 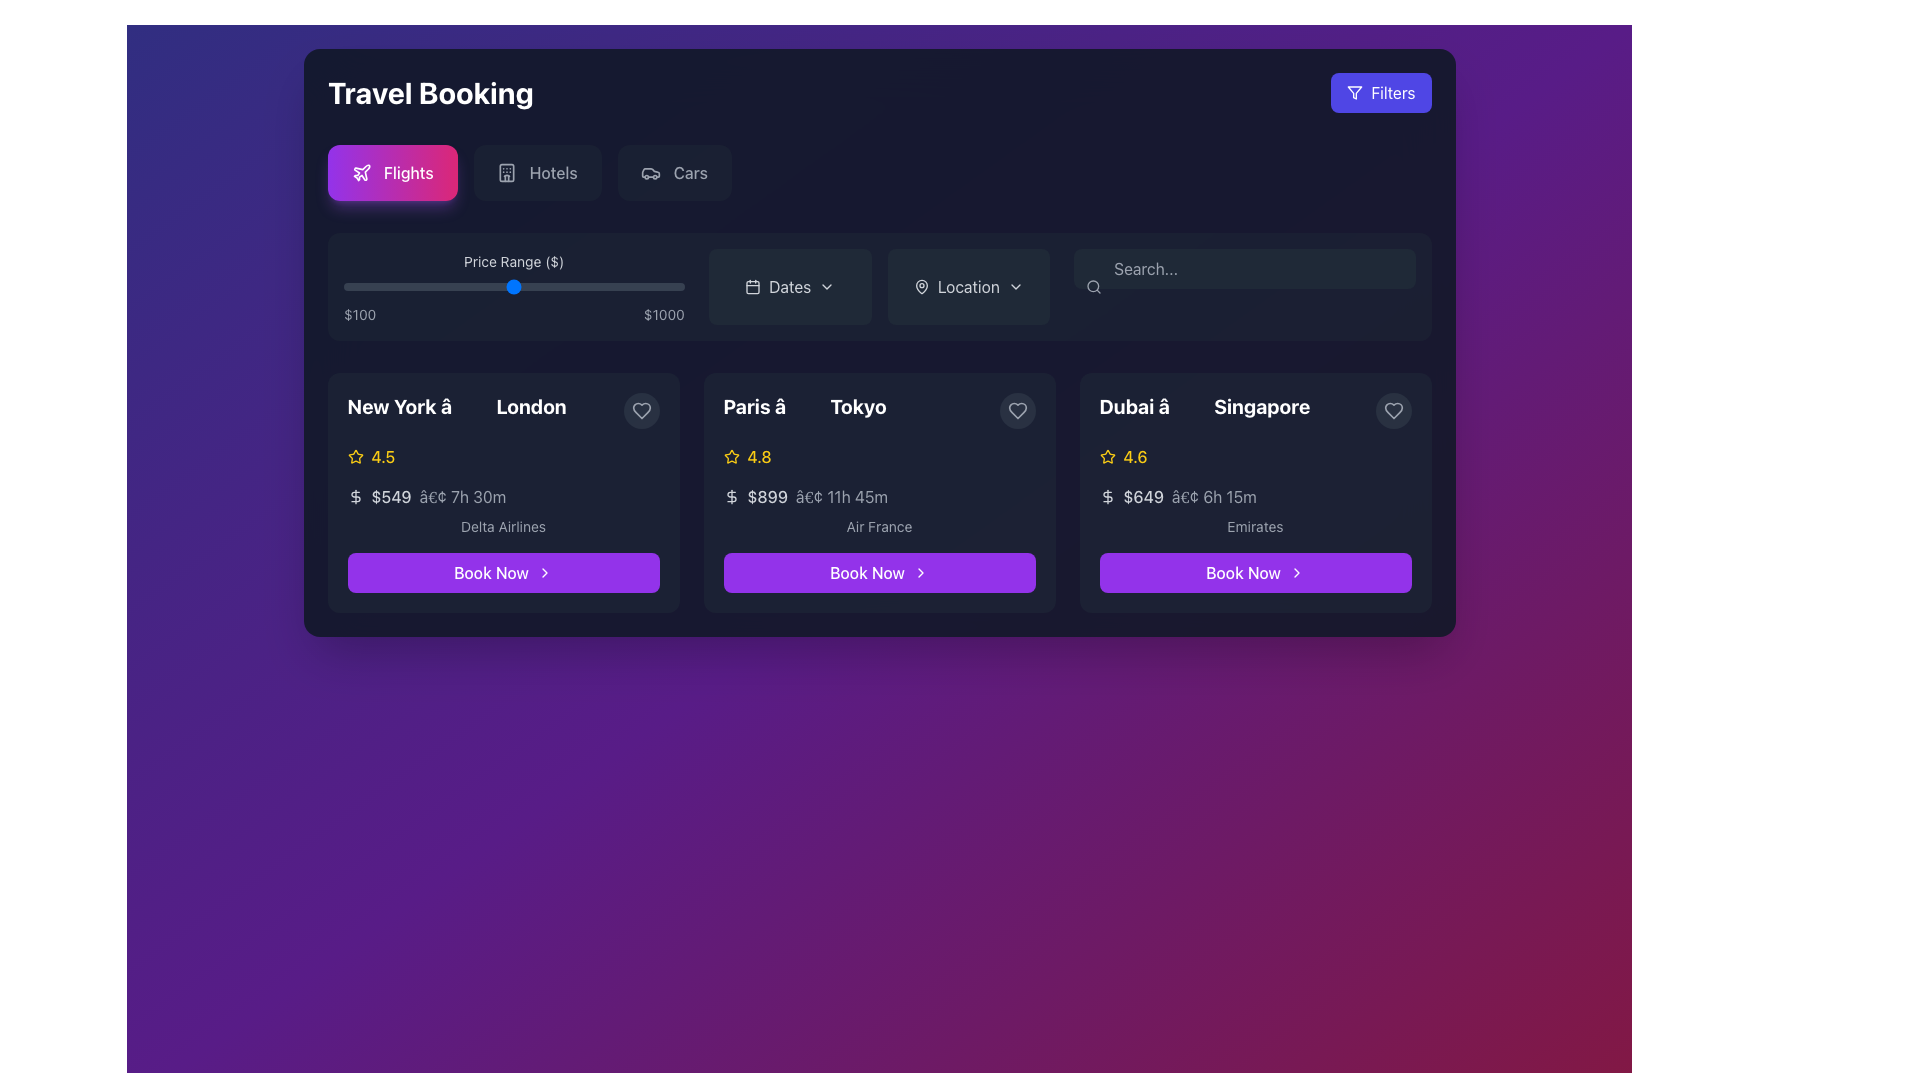 What do you see at coordinates (441, 286) in the screenshot?
I see `the price range` at bounding box center [441, 286].